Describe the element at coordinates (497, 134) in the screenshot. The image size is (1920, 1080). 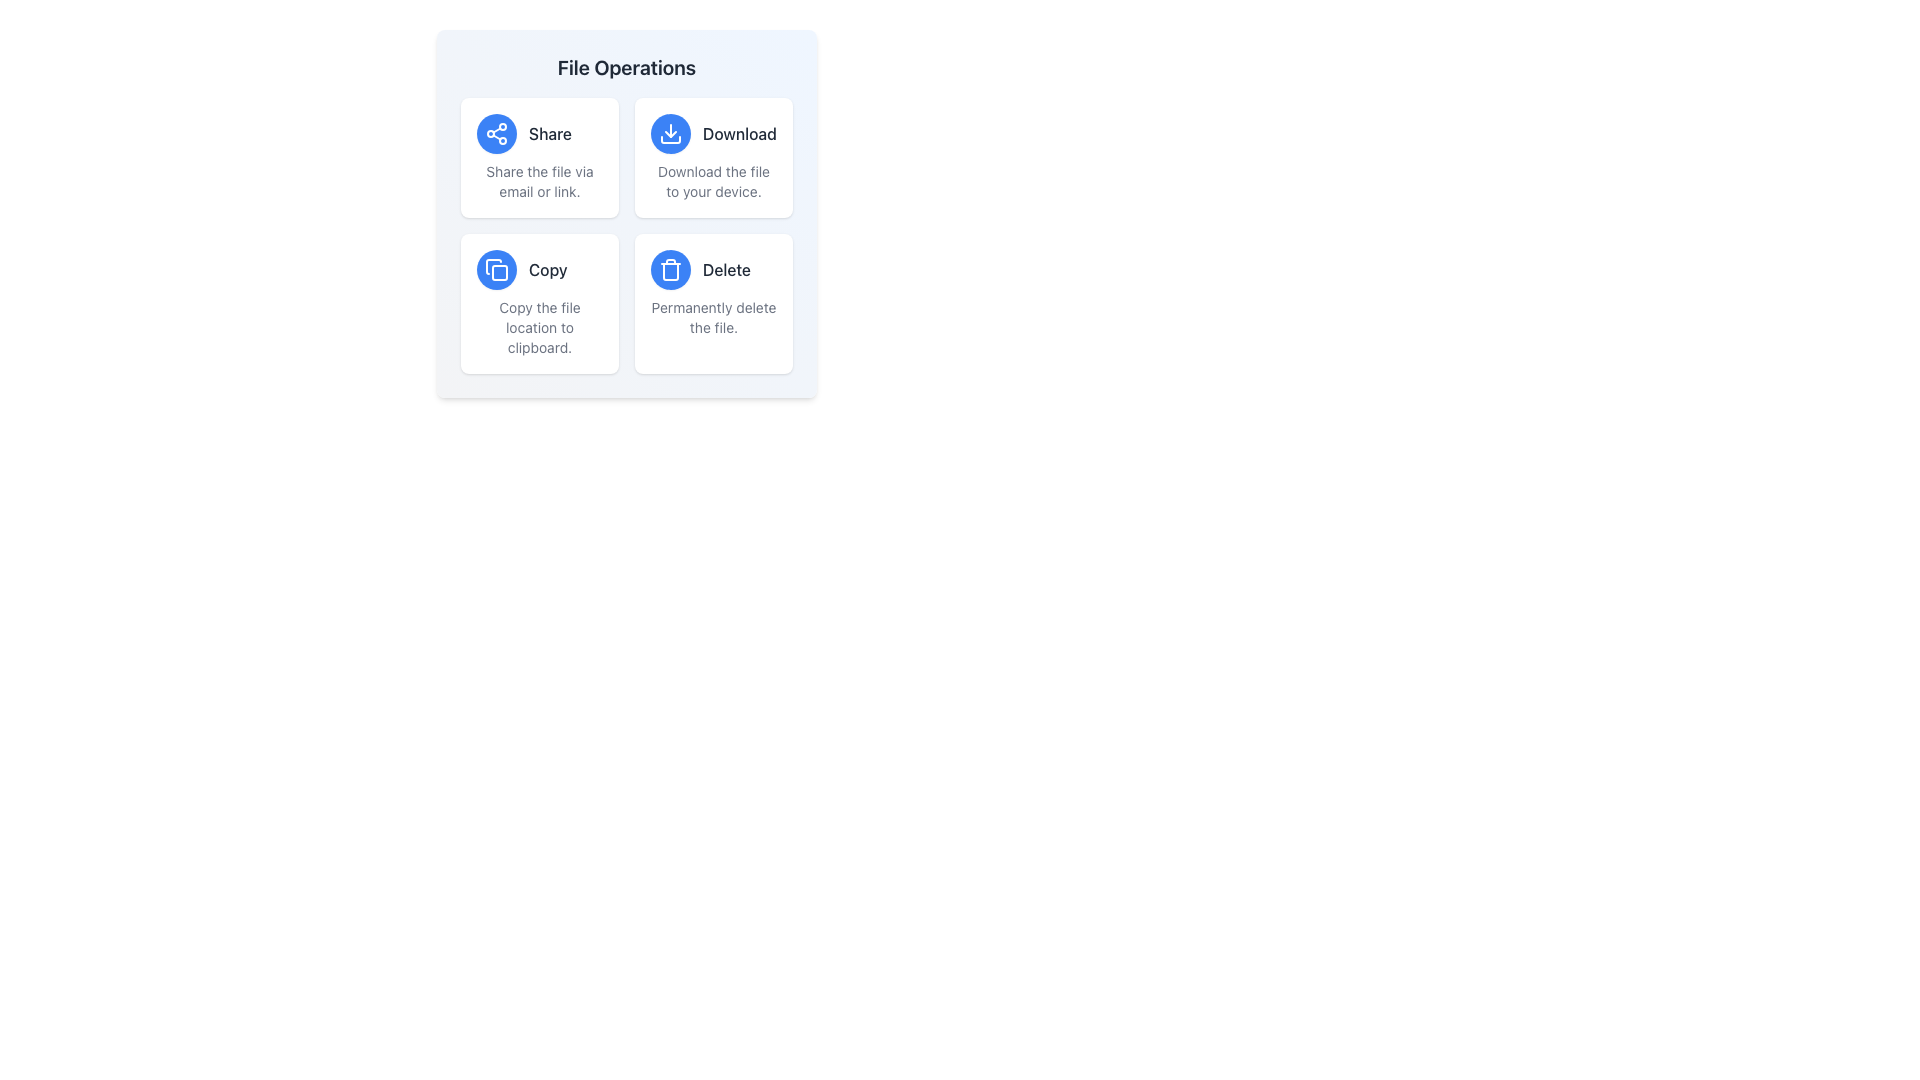
I see `the circular share icon button located at the top-left corner of the action buttons grid under the 'File Operations' header` at that location.